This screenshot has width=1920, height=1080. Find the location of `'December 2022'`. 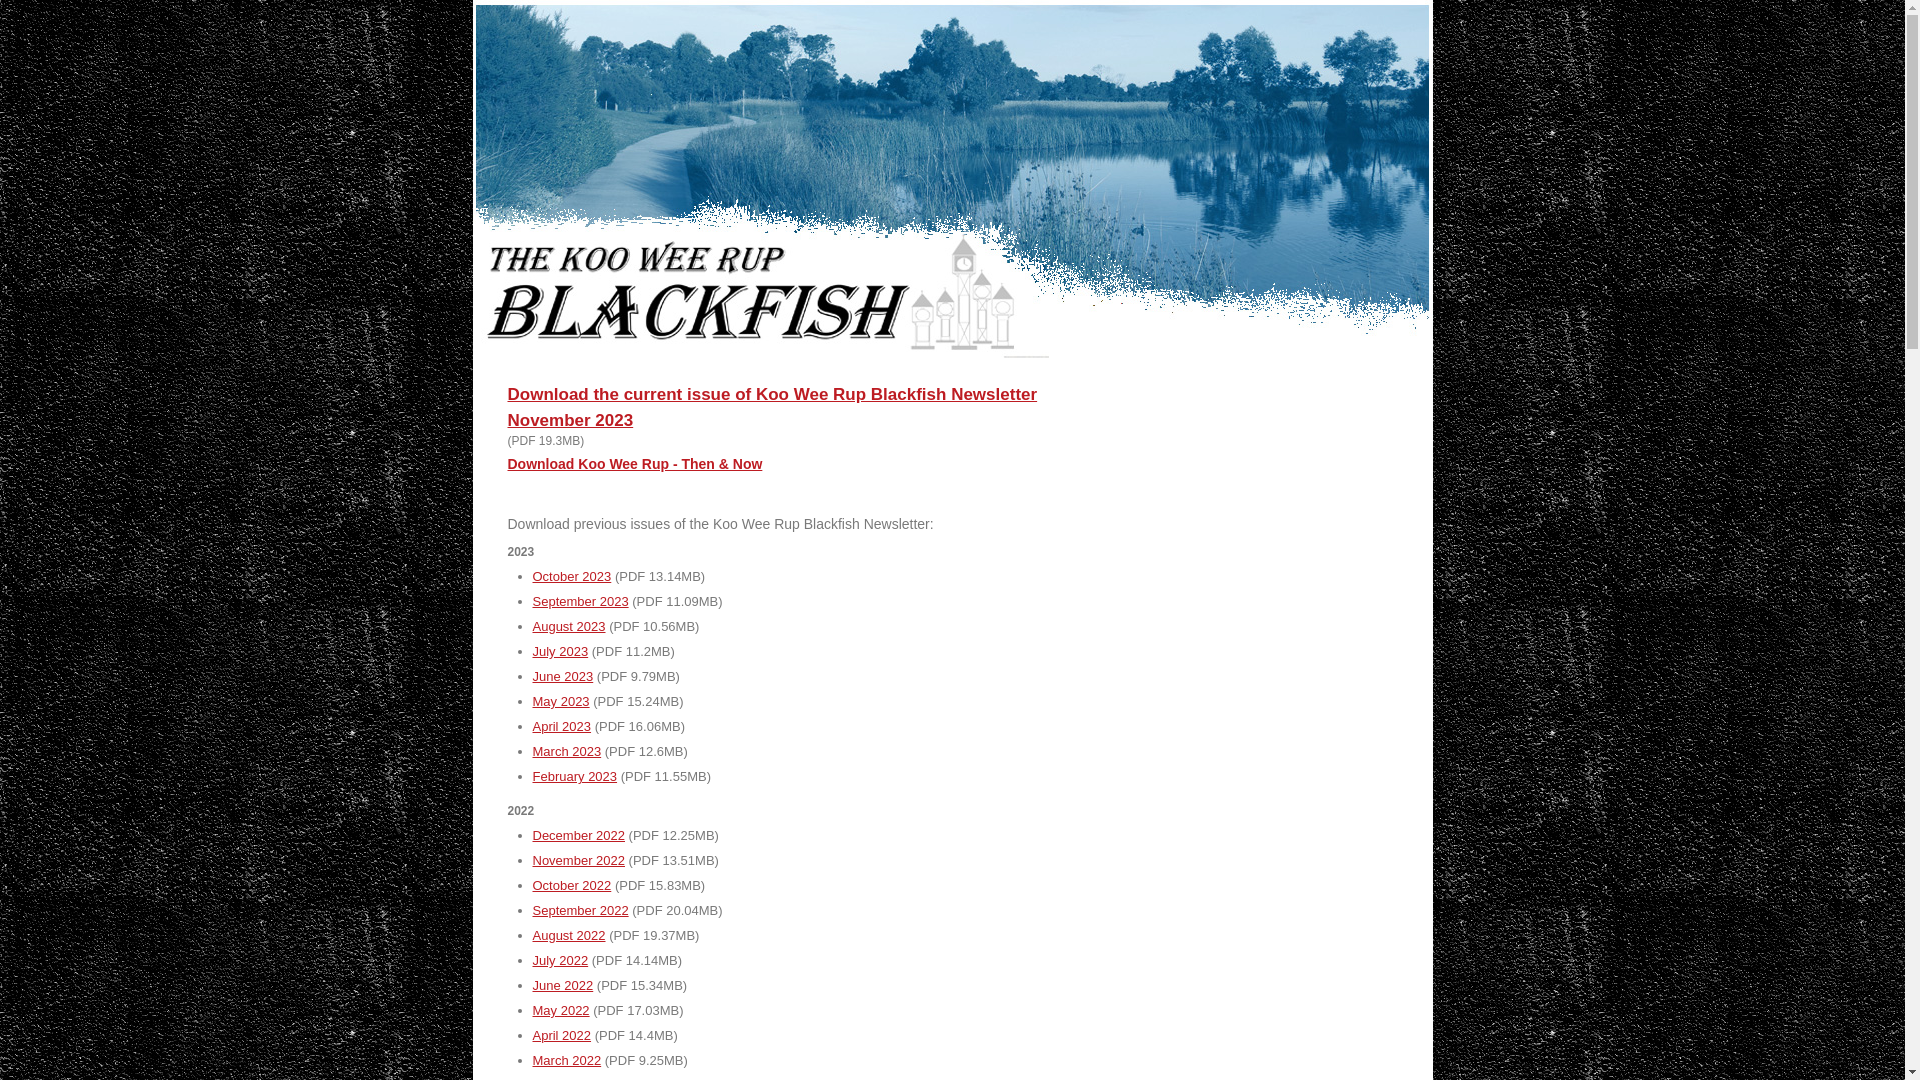

'December 2022' is located at coordinates (577, 835).